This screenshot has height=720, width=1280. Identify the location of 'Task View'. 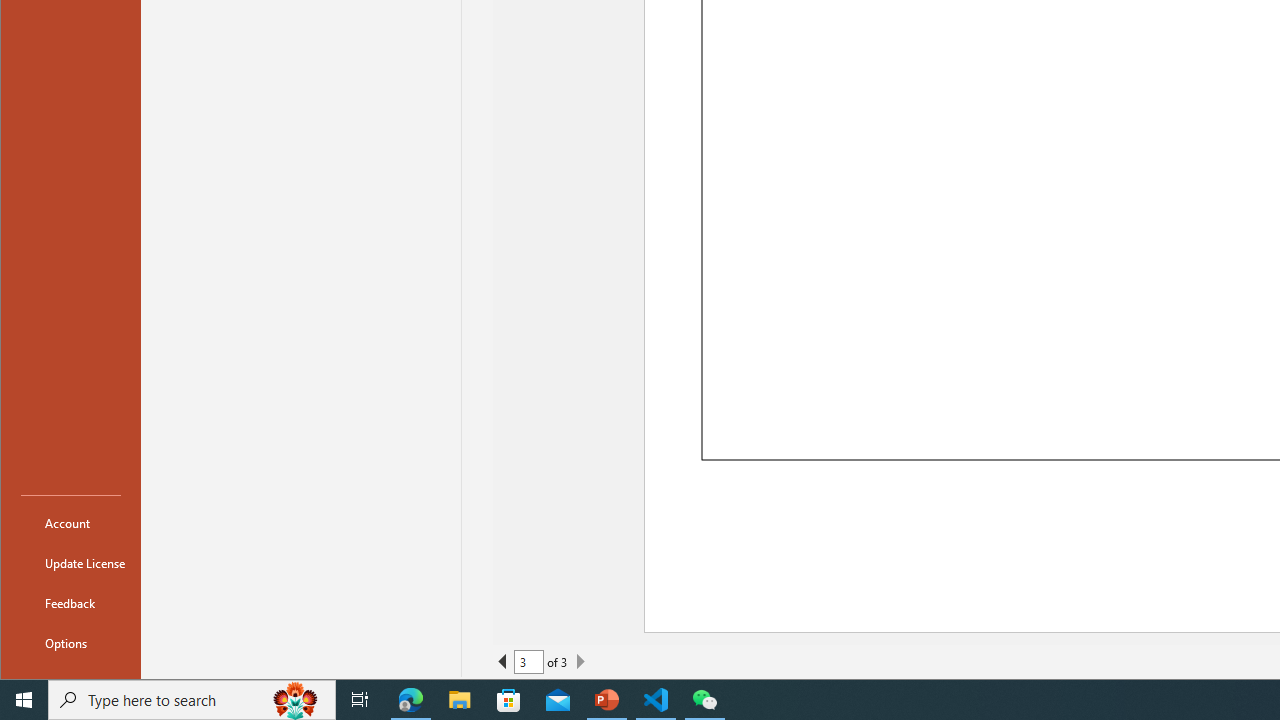
(359, 698).